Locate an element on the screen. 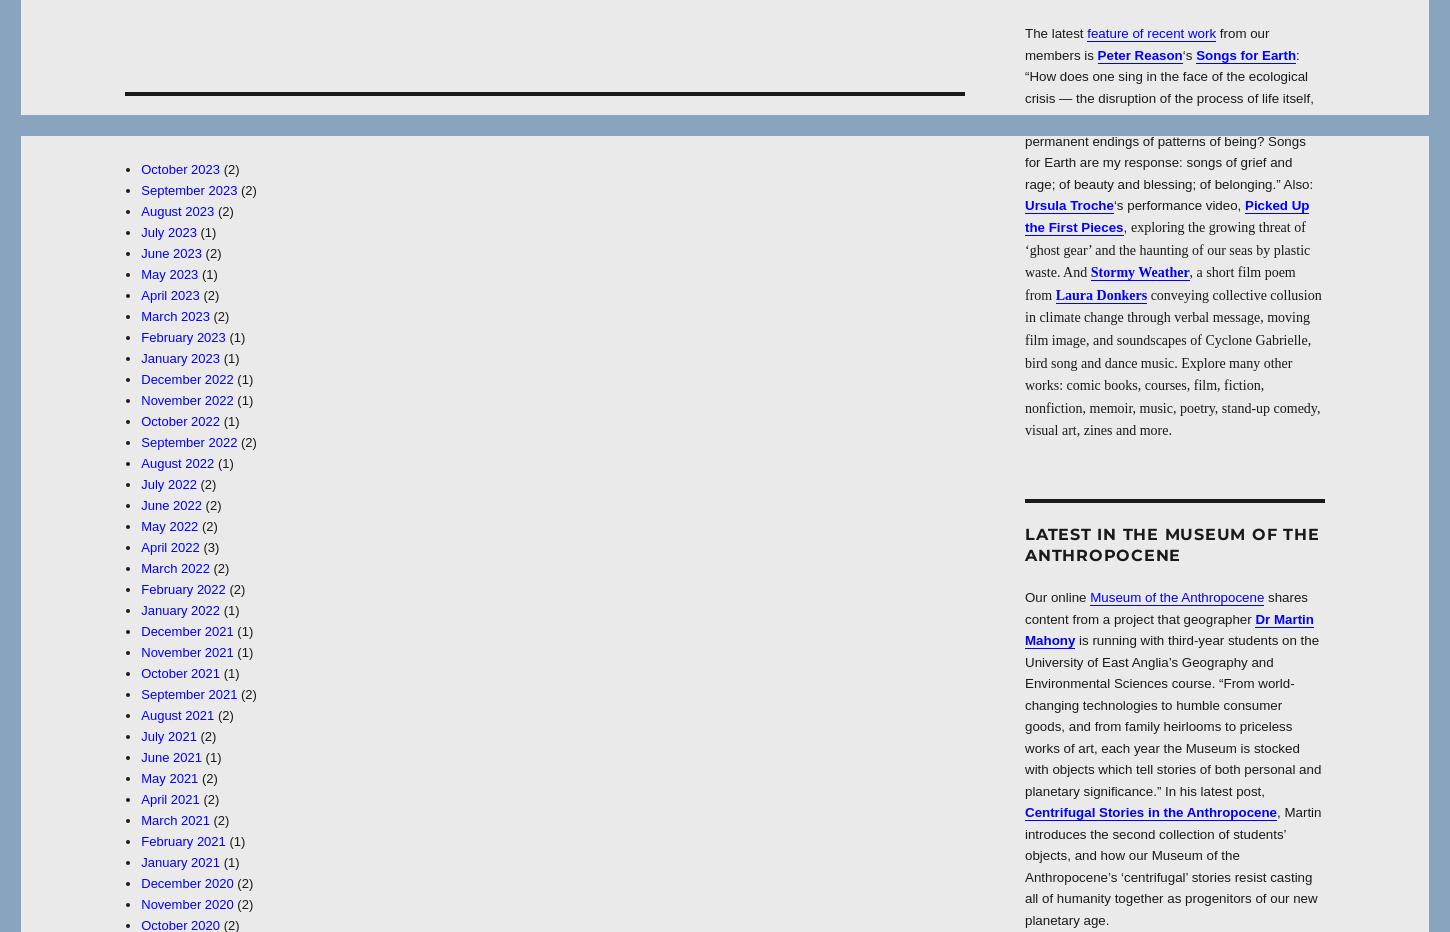  'May 2022' is located at coordinates (168, 526).